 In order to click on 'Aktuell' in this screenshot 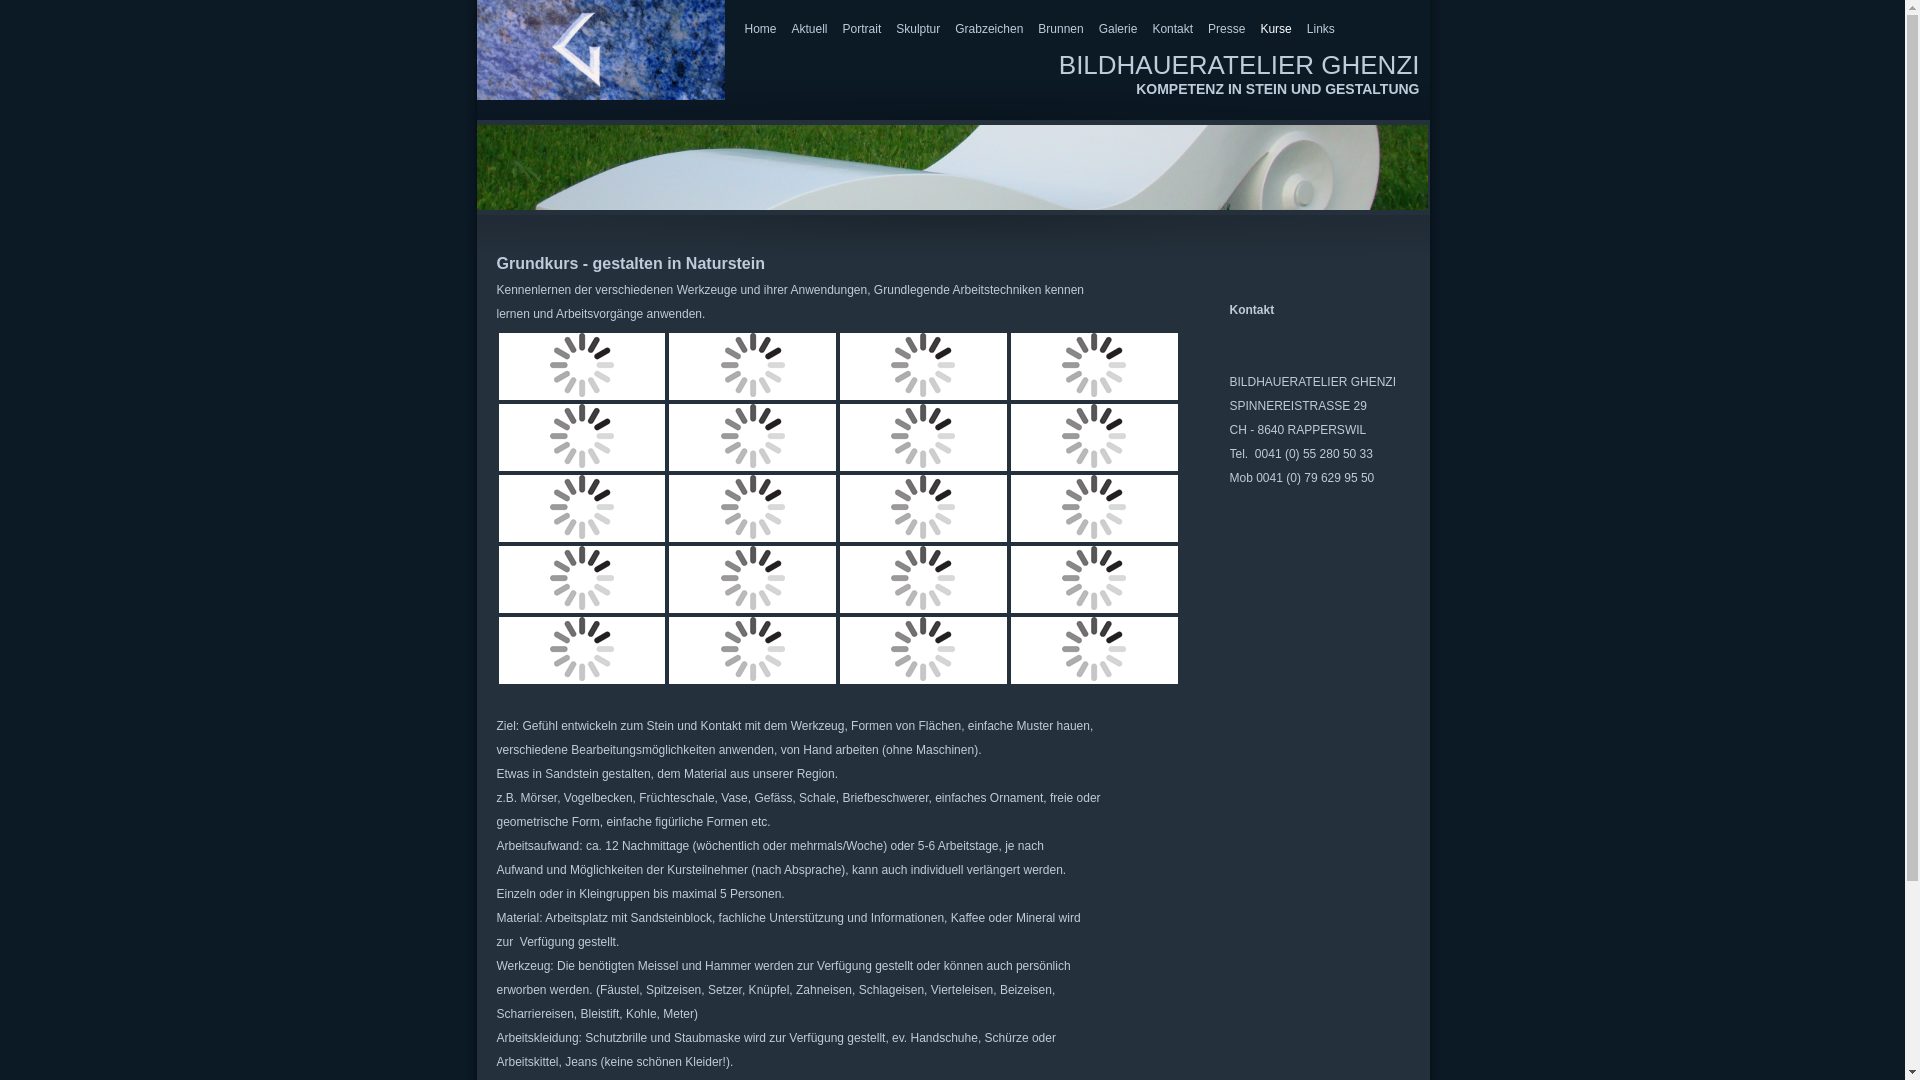, I will do `click(810, 29)`.